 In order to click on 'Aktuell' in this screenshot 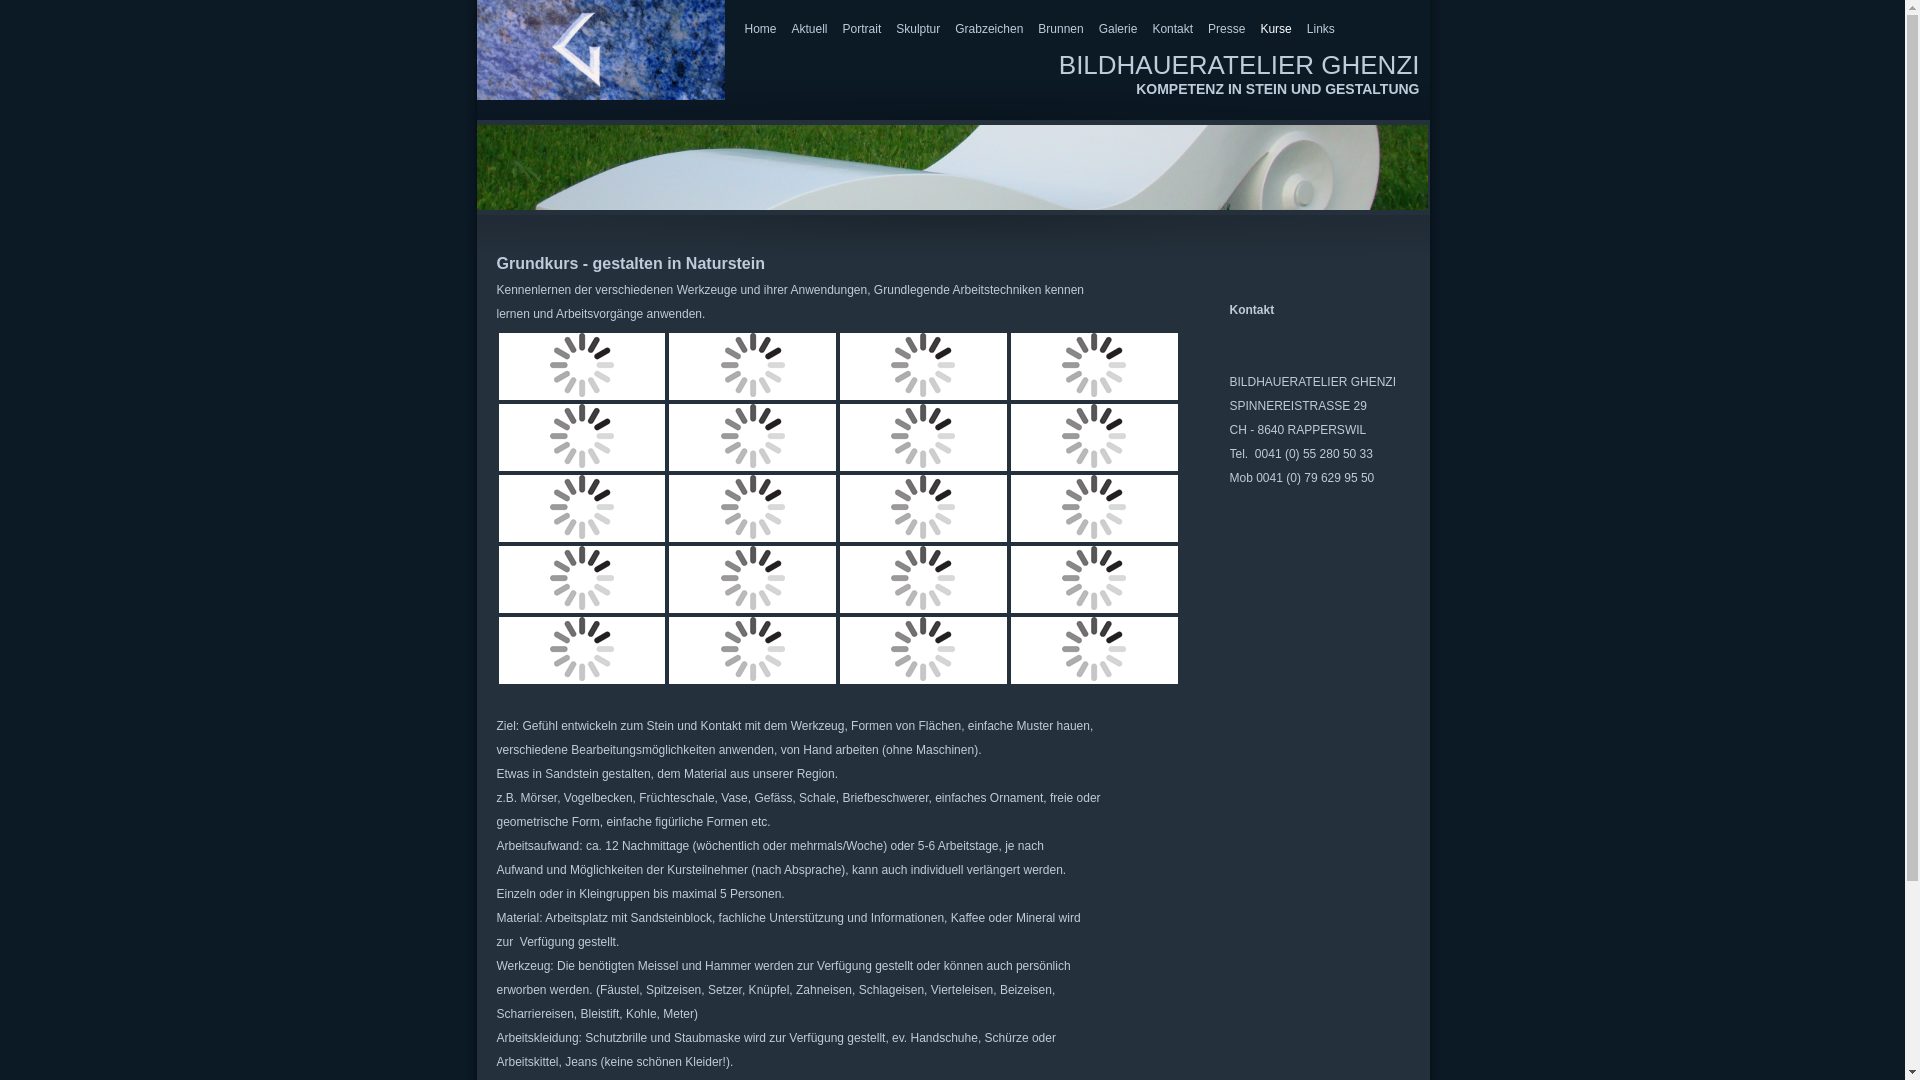, I will do `click(810, 29)`.